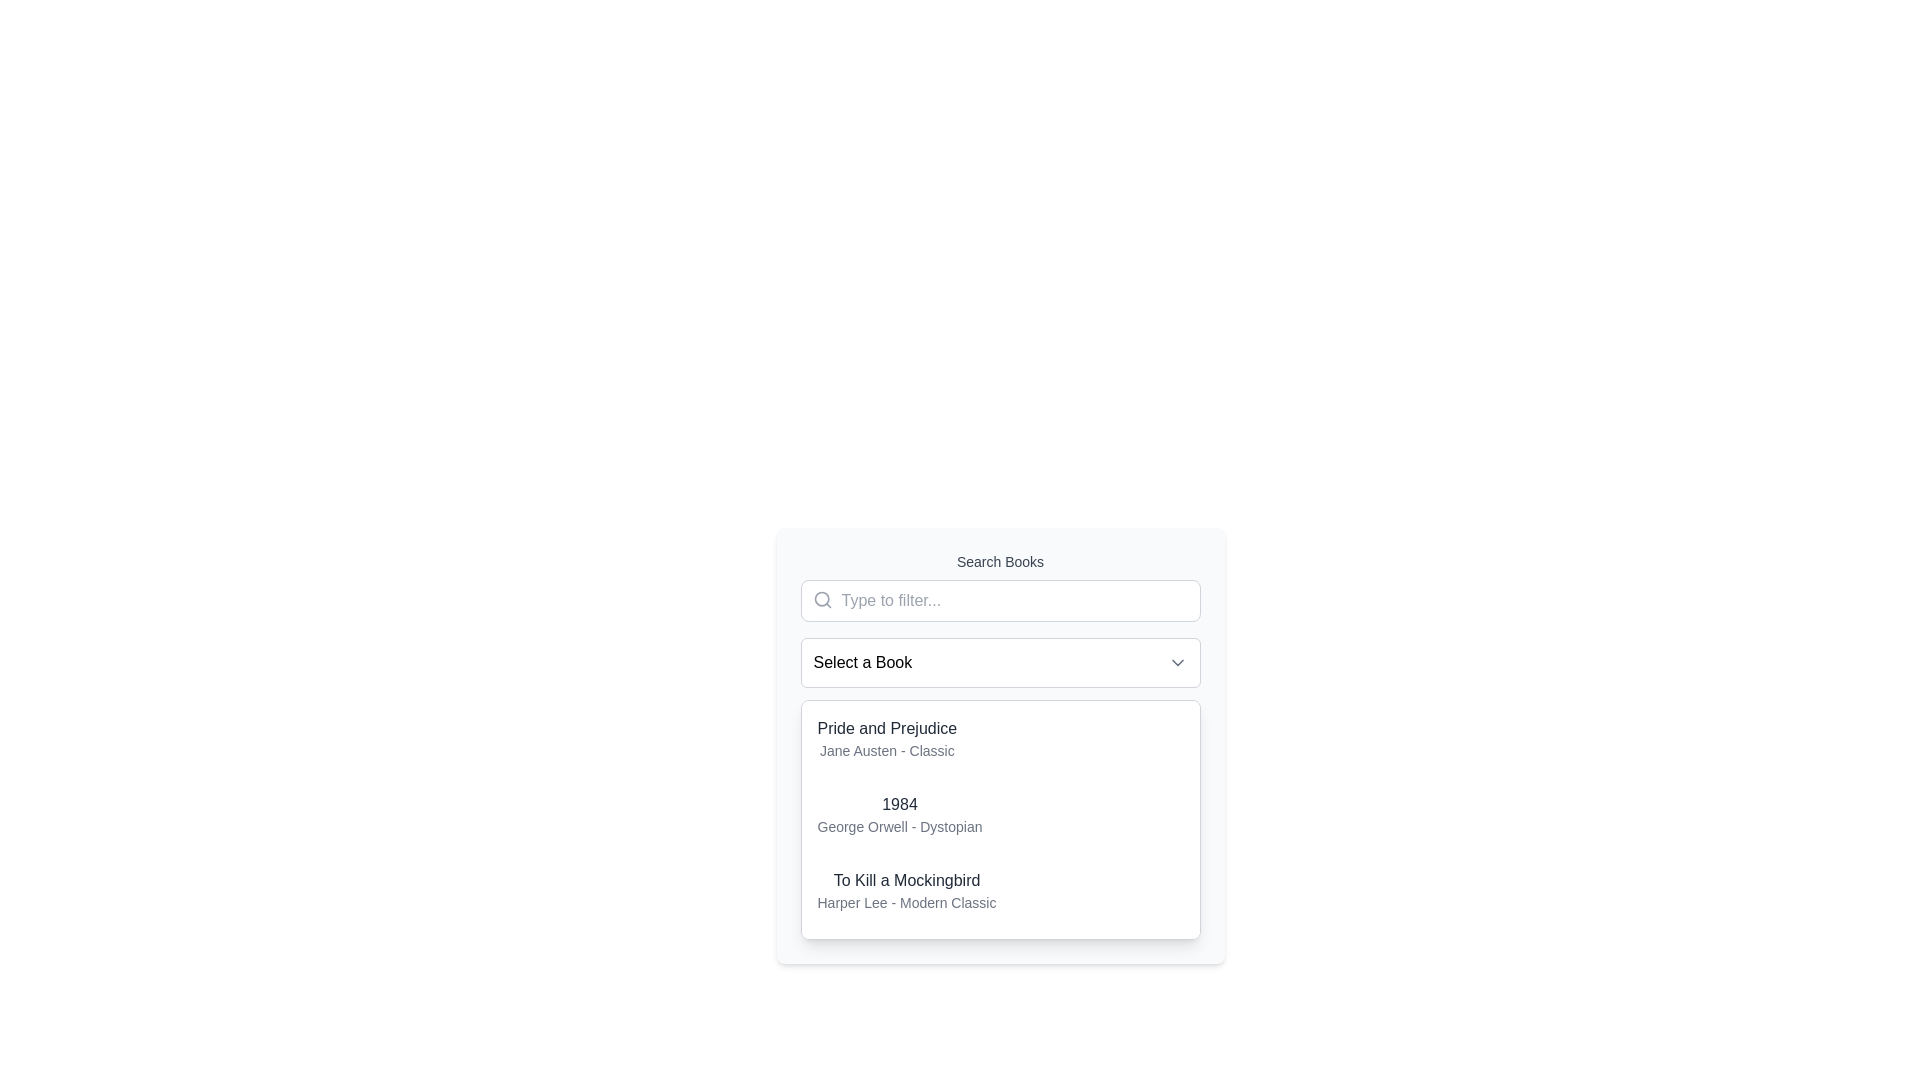 This screenshot has width=1920, height=1080. What do you see at coordinates (1000, 890) in the screenshot?
I see `the list item titled 'To Kill a Mockingbird'` at bounding box center [1000, 890].